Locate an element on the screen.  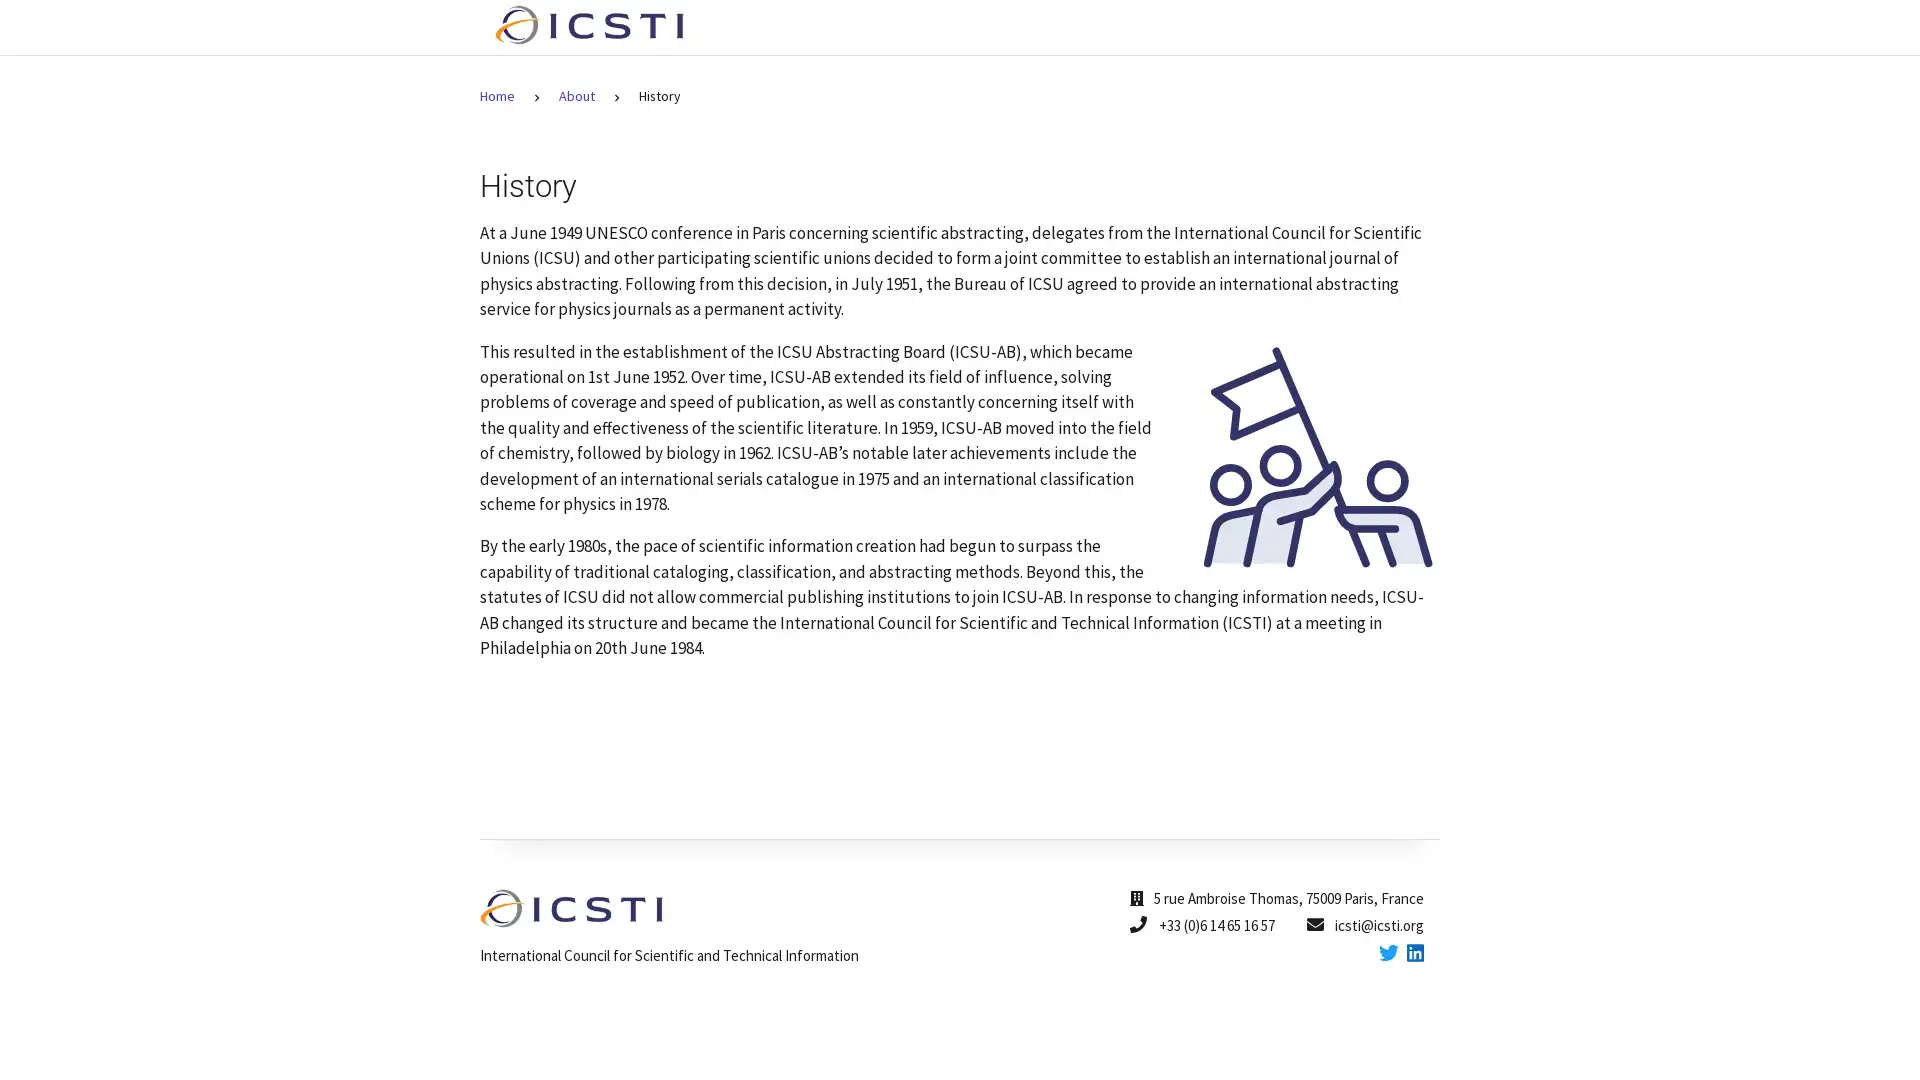
Programs & Resources is located at coordinates (1143, 27).